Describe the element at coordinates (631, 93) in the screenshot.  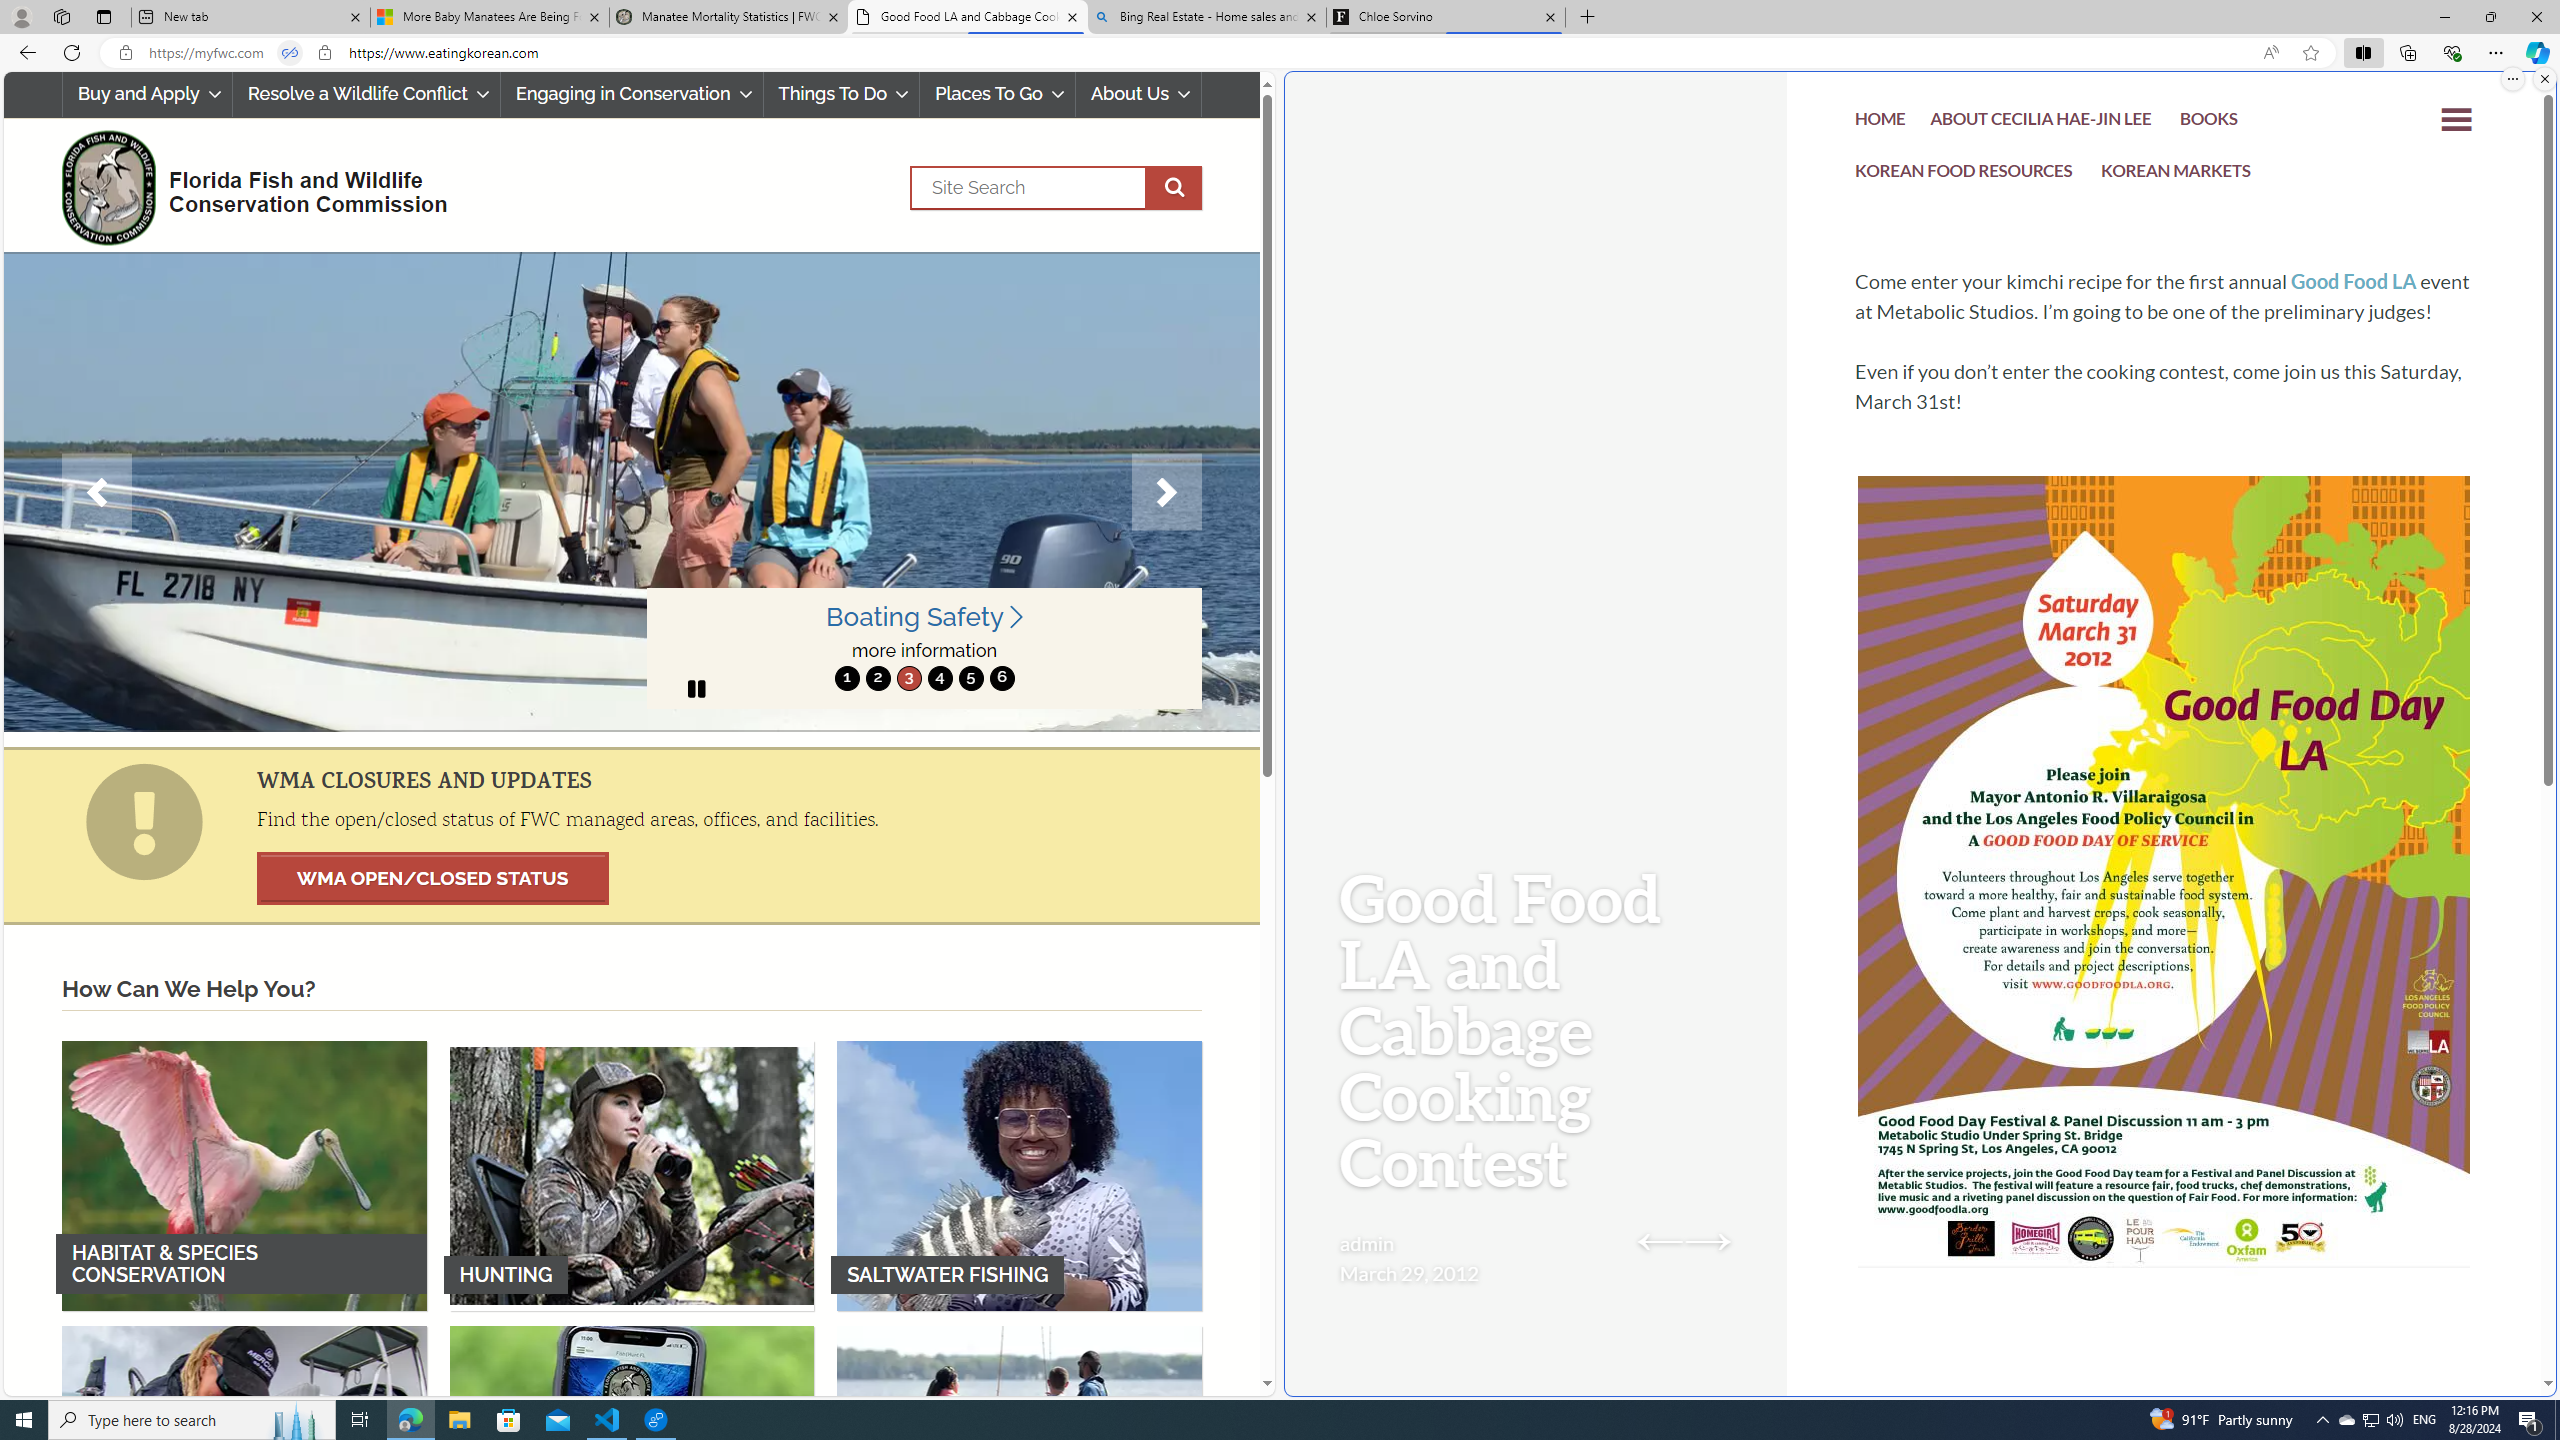
I see `'Engaging in Conservation'` at that location.